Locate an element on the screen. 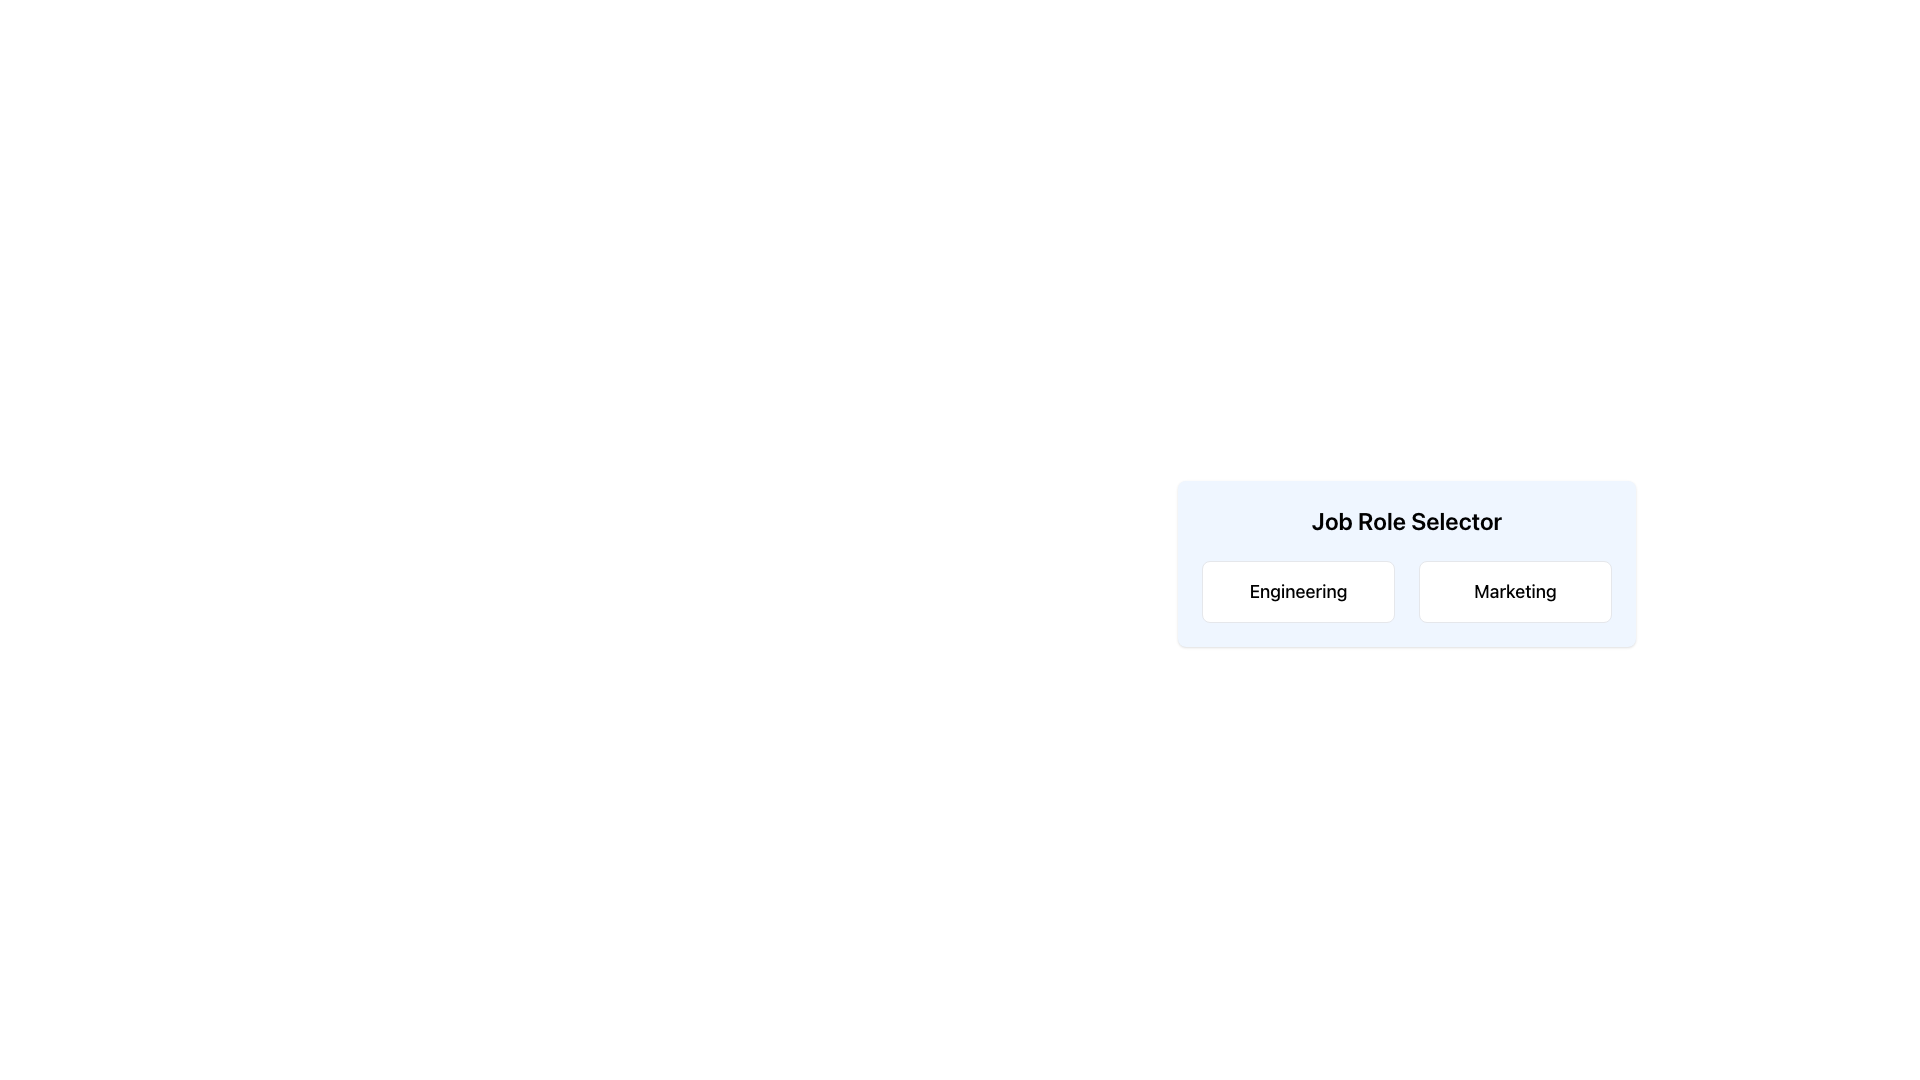 The width and height of the screenshot is (1920, 1080). the 'Marketing' text label, which is the second button in the 'Job Role Selector' panel is located at coordinates (1515, 590).